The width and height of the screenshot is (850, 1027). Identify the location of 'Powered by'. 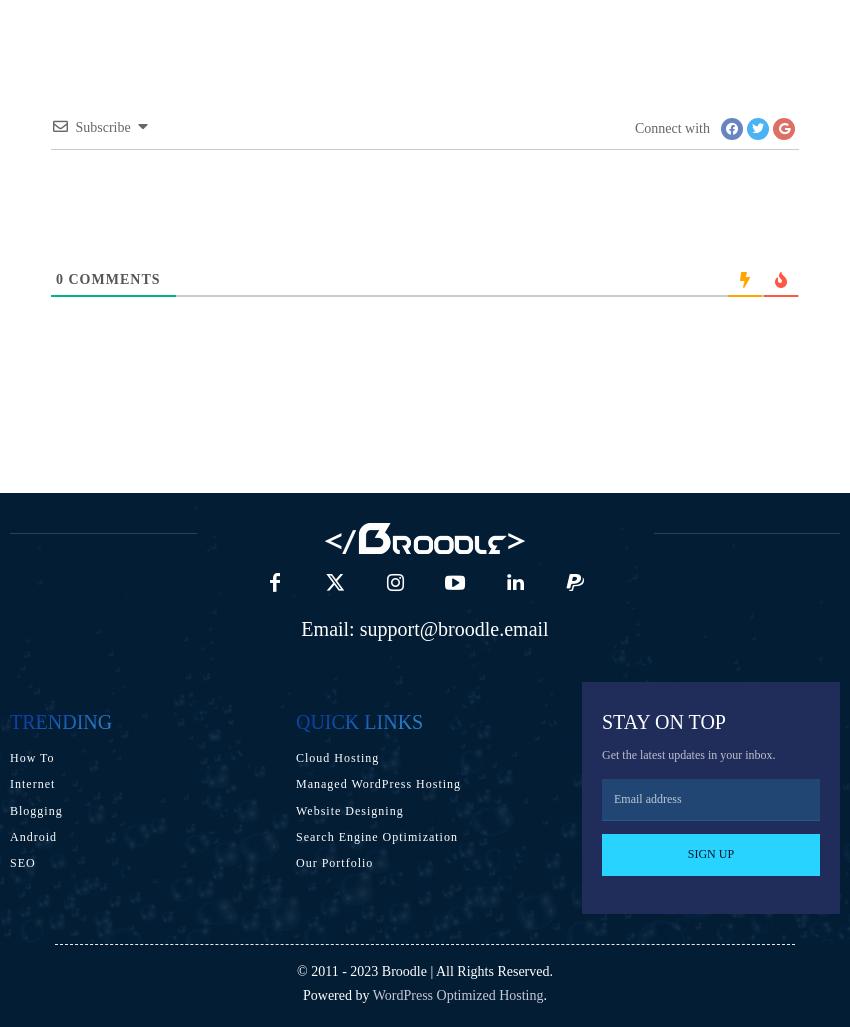
(337, 993).